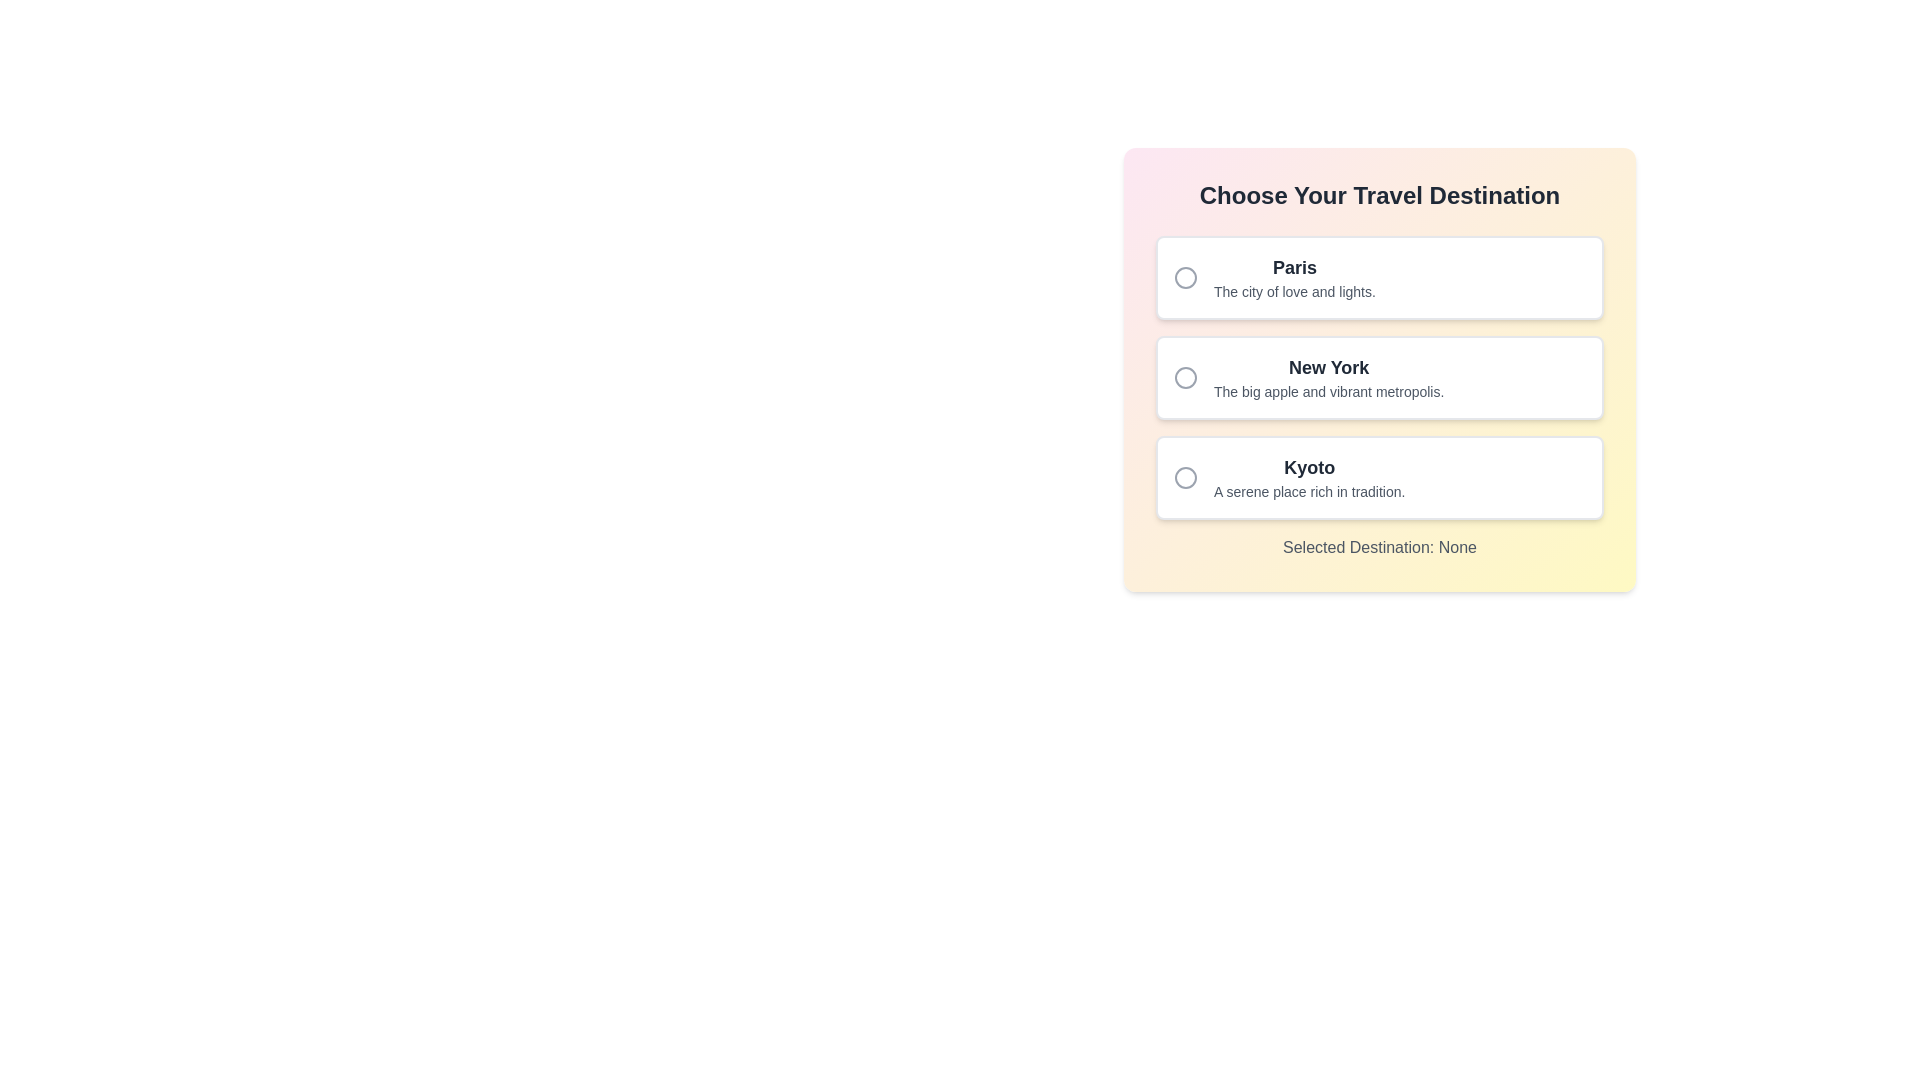 This screenshot has height=1080, width=1920. I want to click on the list of travel destinations styled as radio buttons, so click(1379, 397).